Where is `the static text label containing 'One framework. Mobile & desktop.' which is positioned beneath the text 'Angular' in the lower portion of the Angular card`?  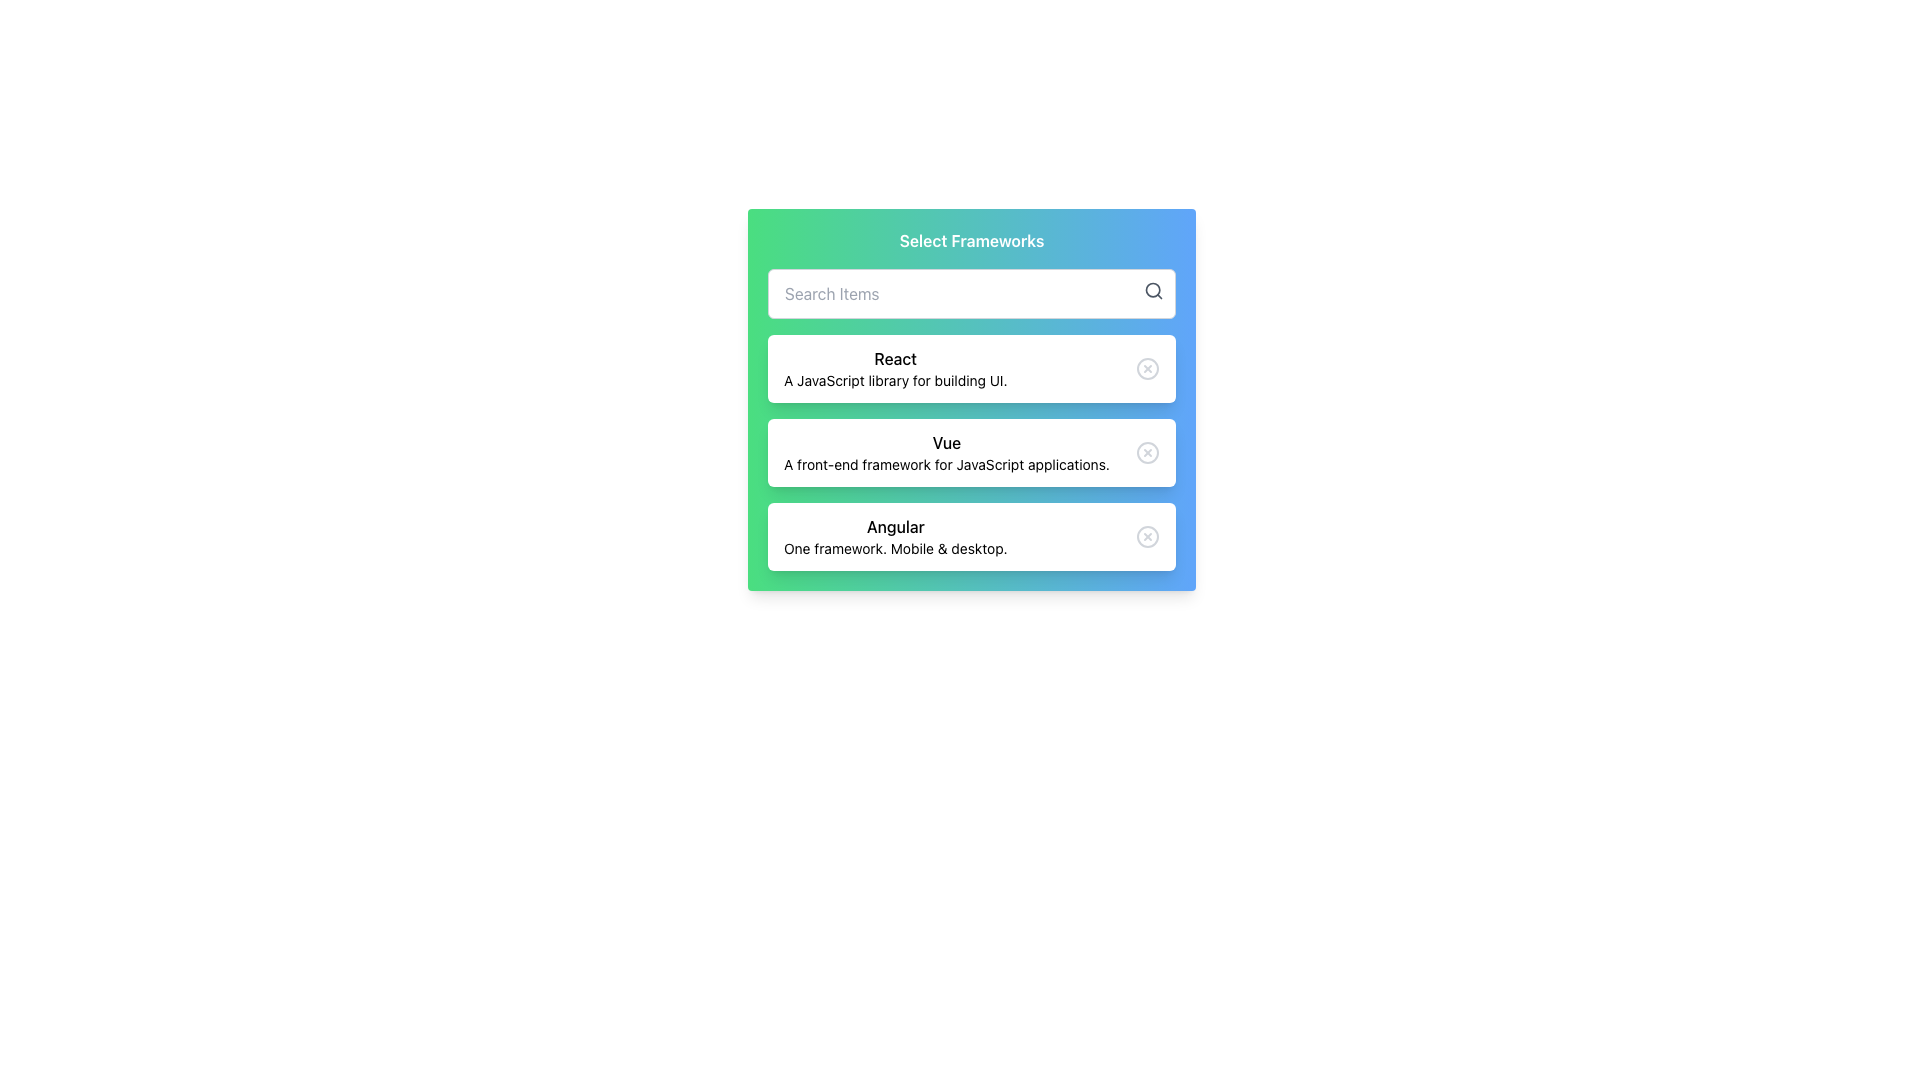
the static text label containing 'One framework. Mobile & desktop.' which is positioned beneath the text 'Angular' in the lower portion of the Angular card is located at coordinates (894, 548).